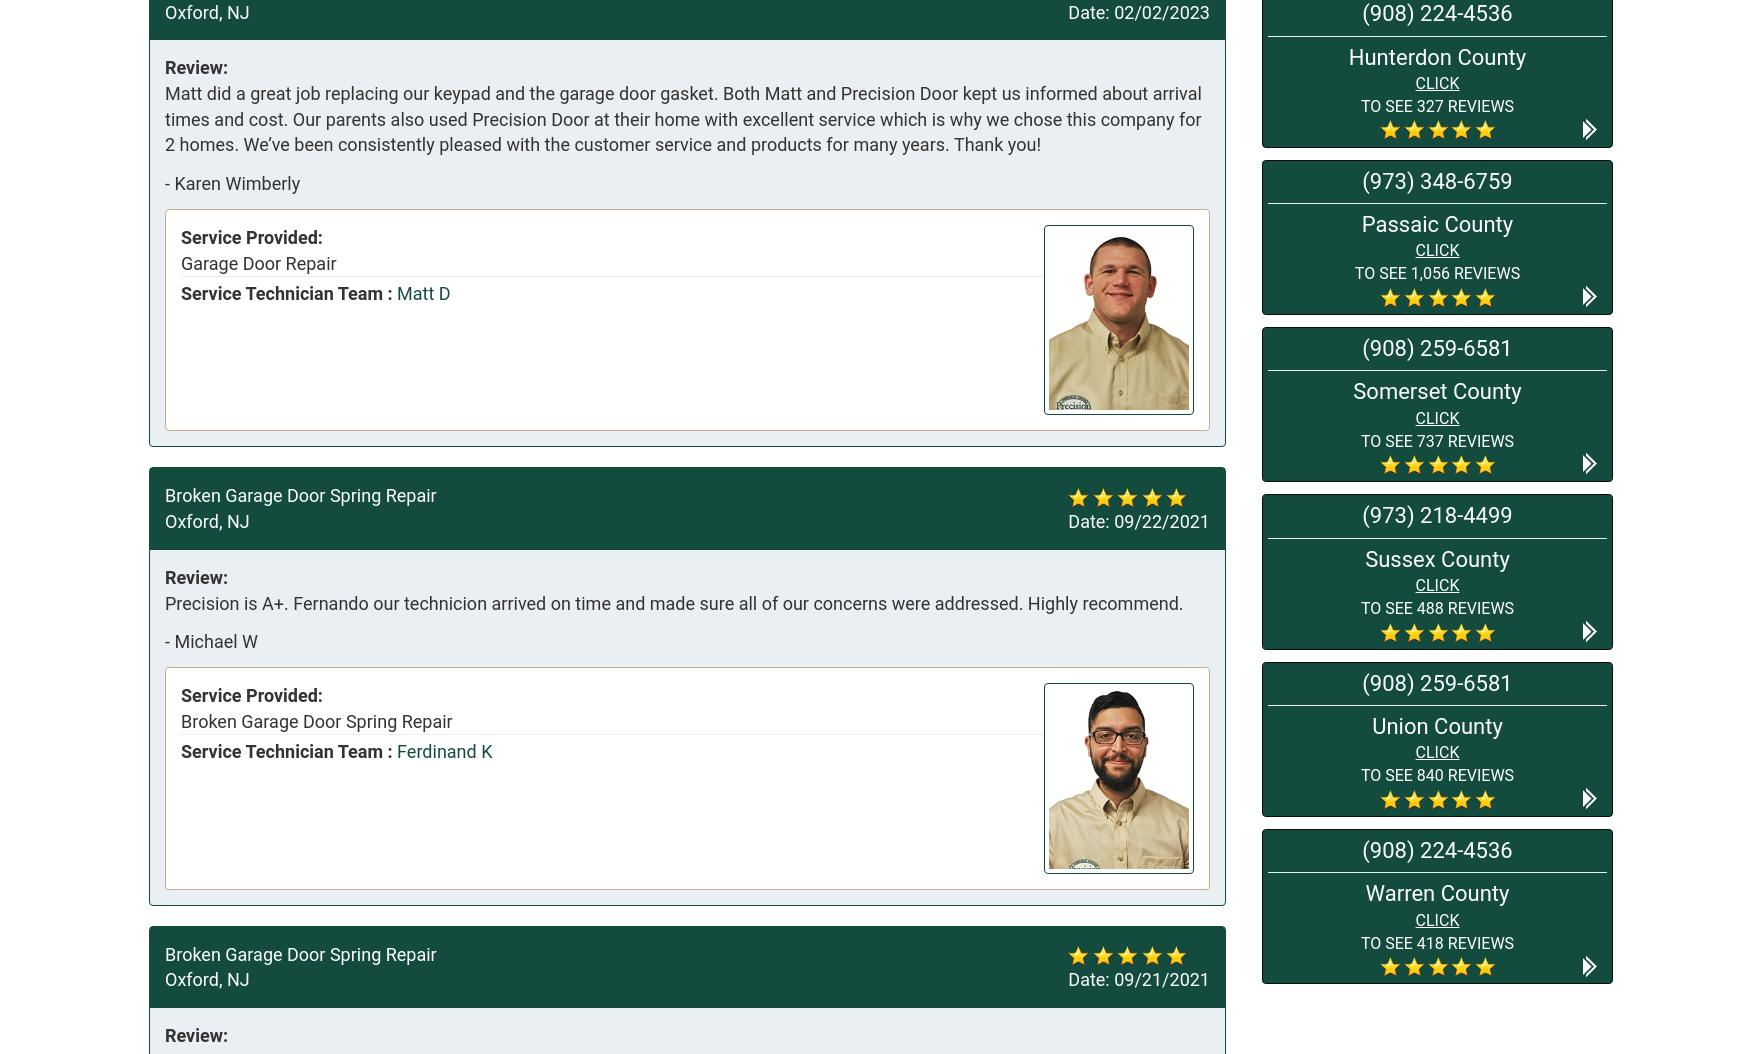 The width and height of the screenshot is (1750, 1054). Describe the element at coordinates (1362, 179) in the screenshot. I see `'(973) 348-6759'` at that location.